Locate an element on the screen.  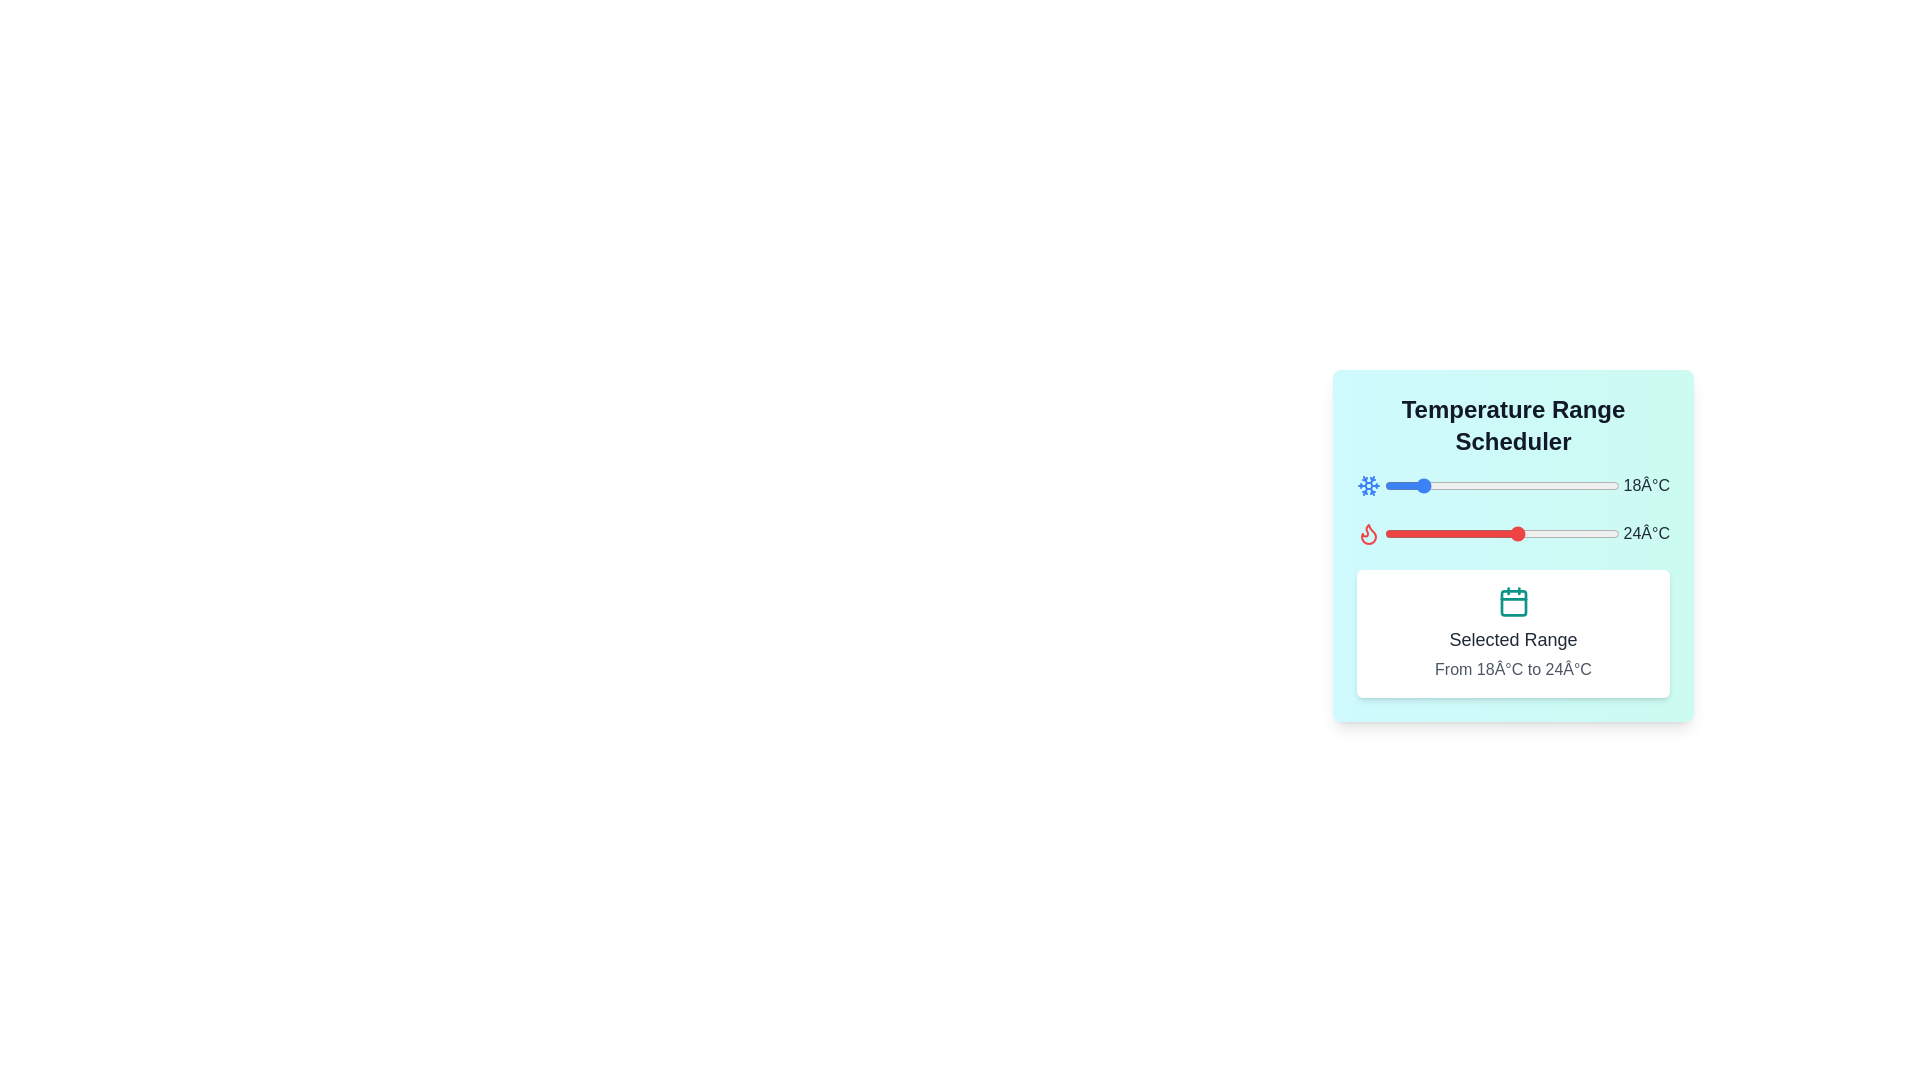
the temperature is located at coordinates (1602, 532).